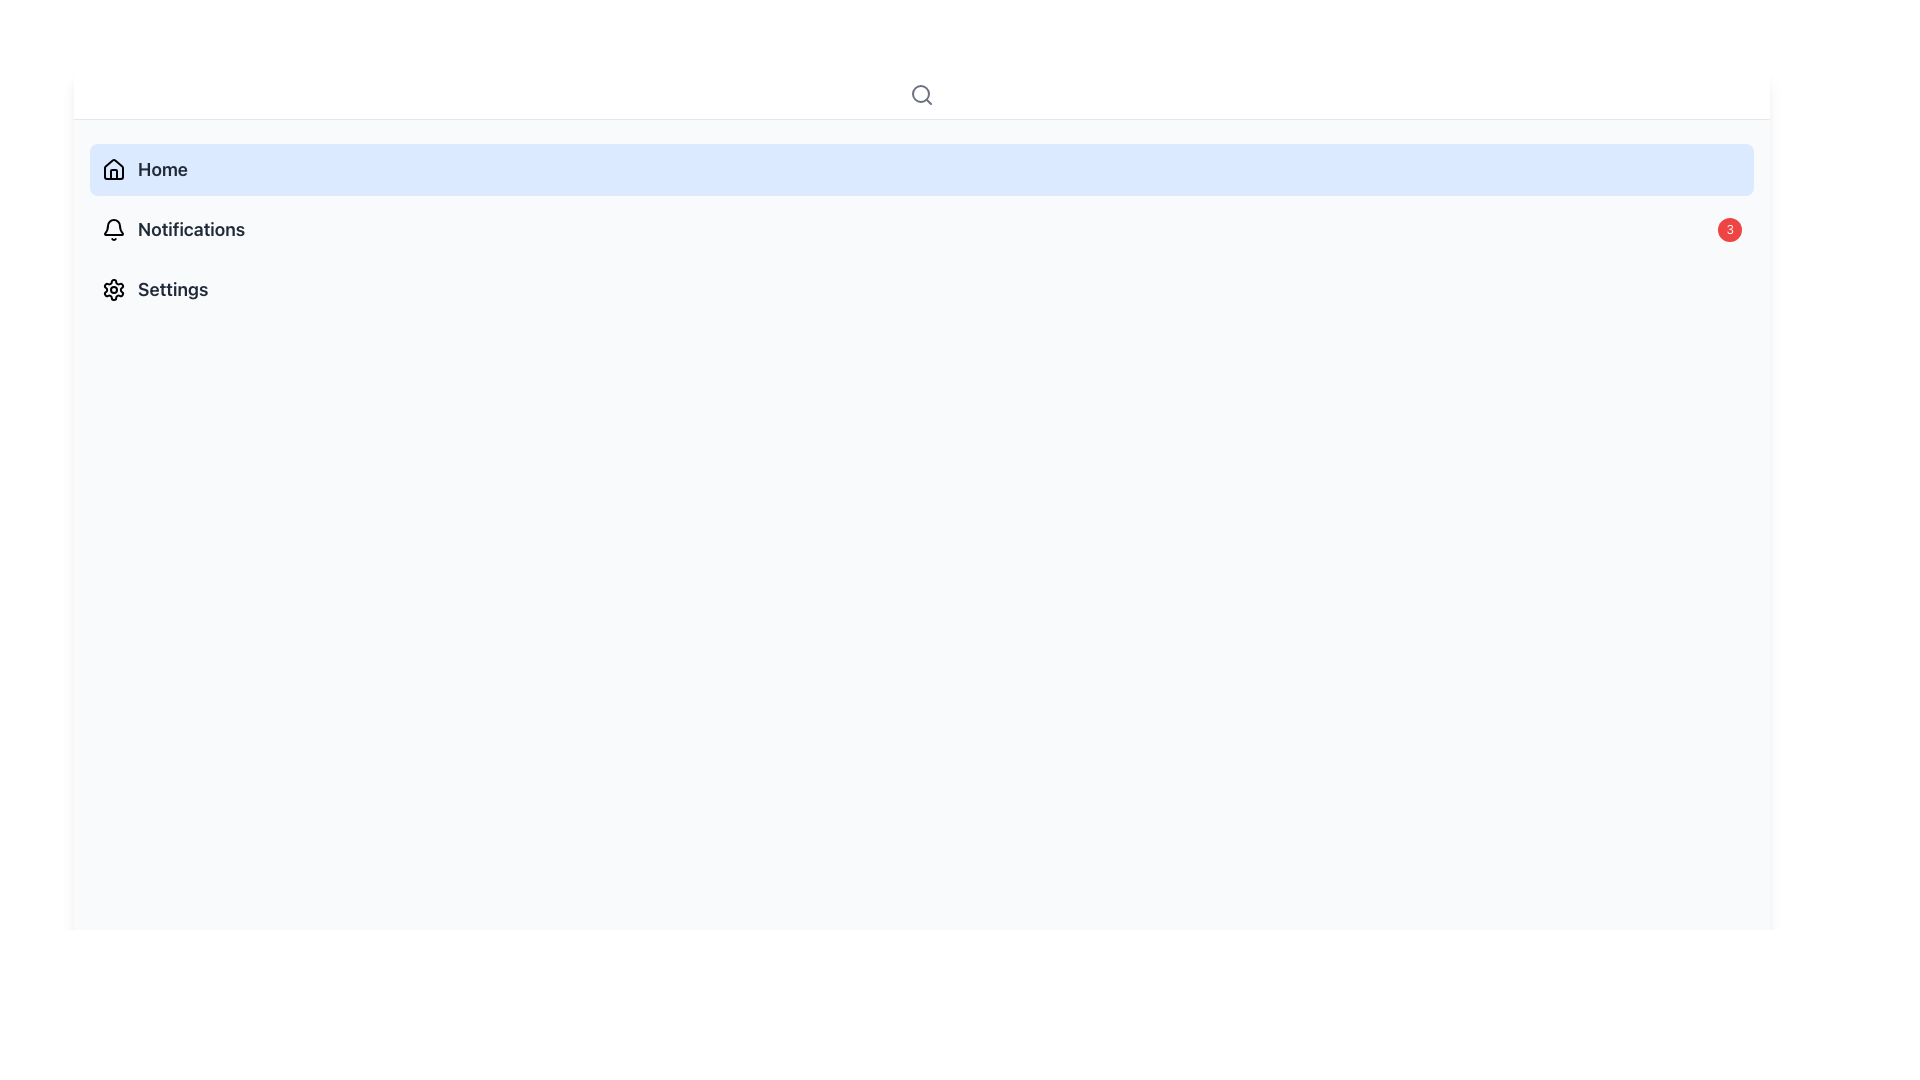  I want to click on text label displaying 'Home' in bold, dark gray, located in the vertical menu next to the house icon, so click(163, 168).